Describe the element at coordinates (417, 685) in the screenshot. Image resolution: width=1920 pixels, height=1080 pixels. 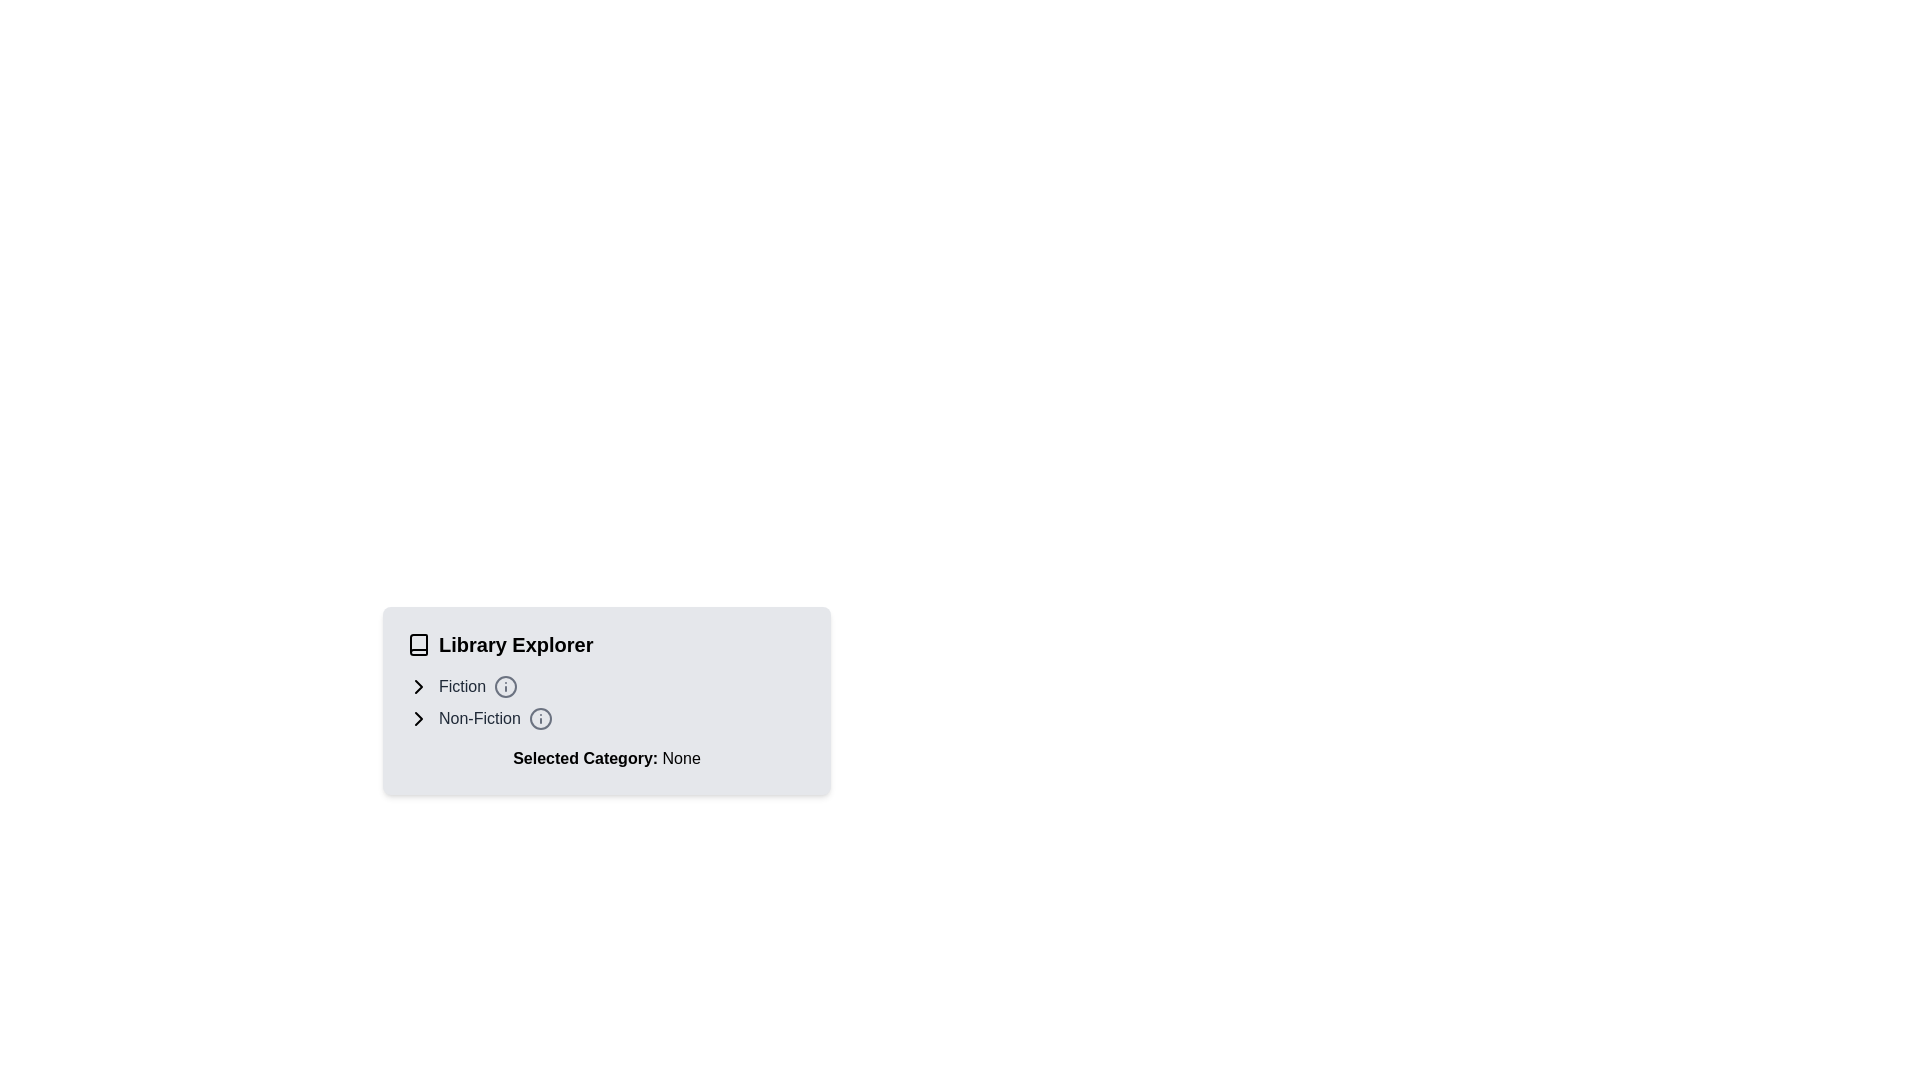
I see `the icon located to the left of the 'Fiction' text in the 'Library Explorer' section` at that location.